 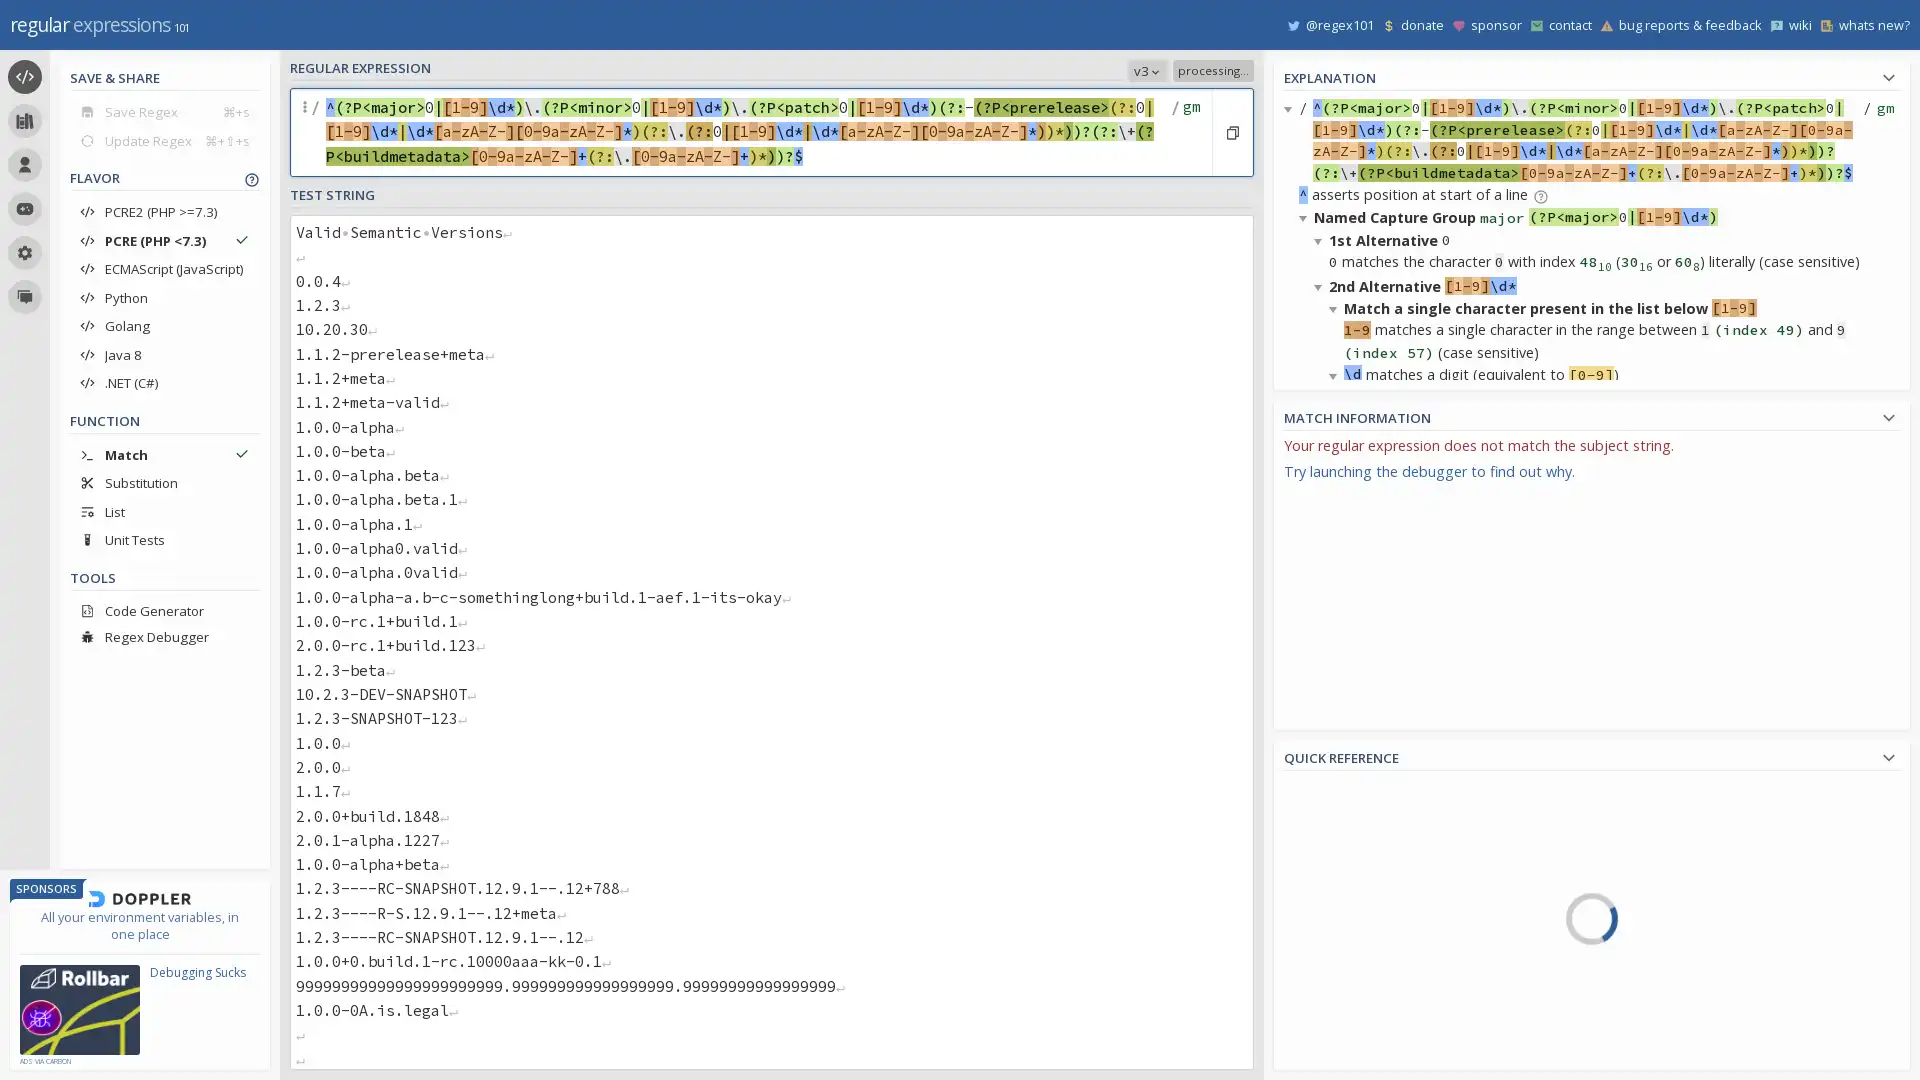 I want to click on Change delimiter, so click(x=306, y=132).